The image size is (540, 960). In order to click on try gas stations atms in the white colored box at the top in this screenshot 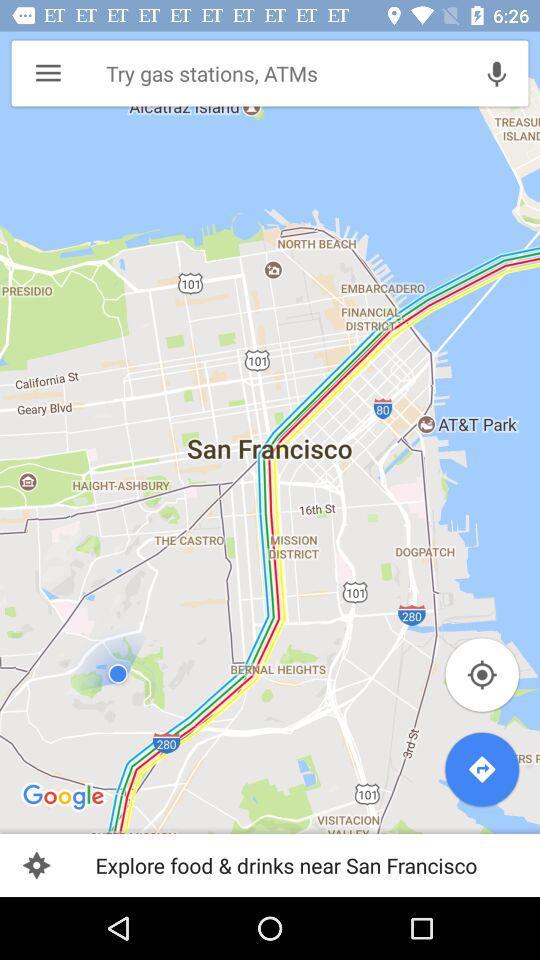, I will do `click(279, 74)`.